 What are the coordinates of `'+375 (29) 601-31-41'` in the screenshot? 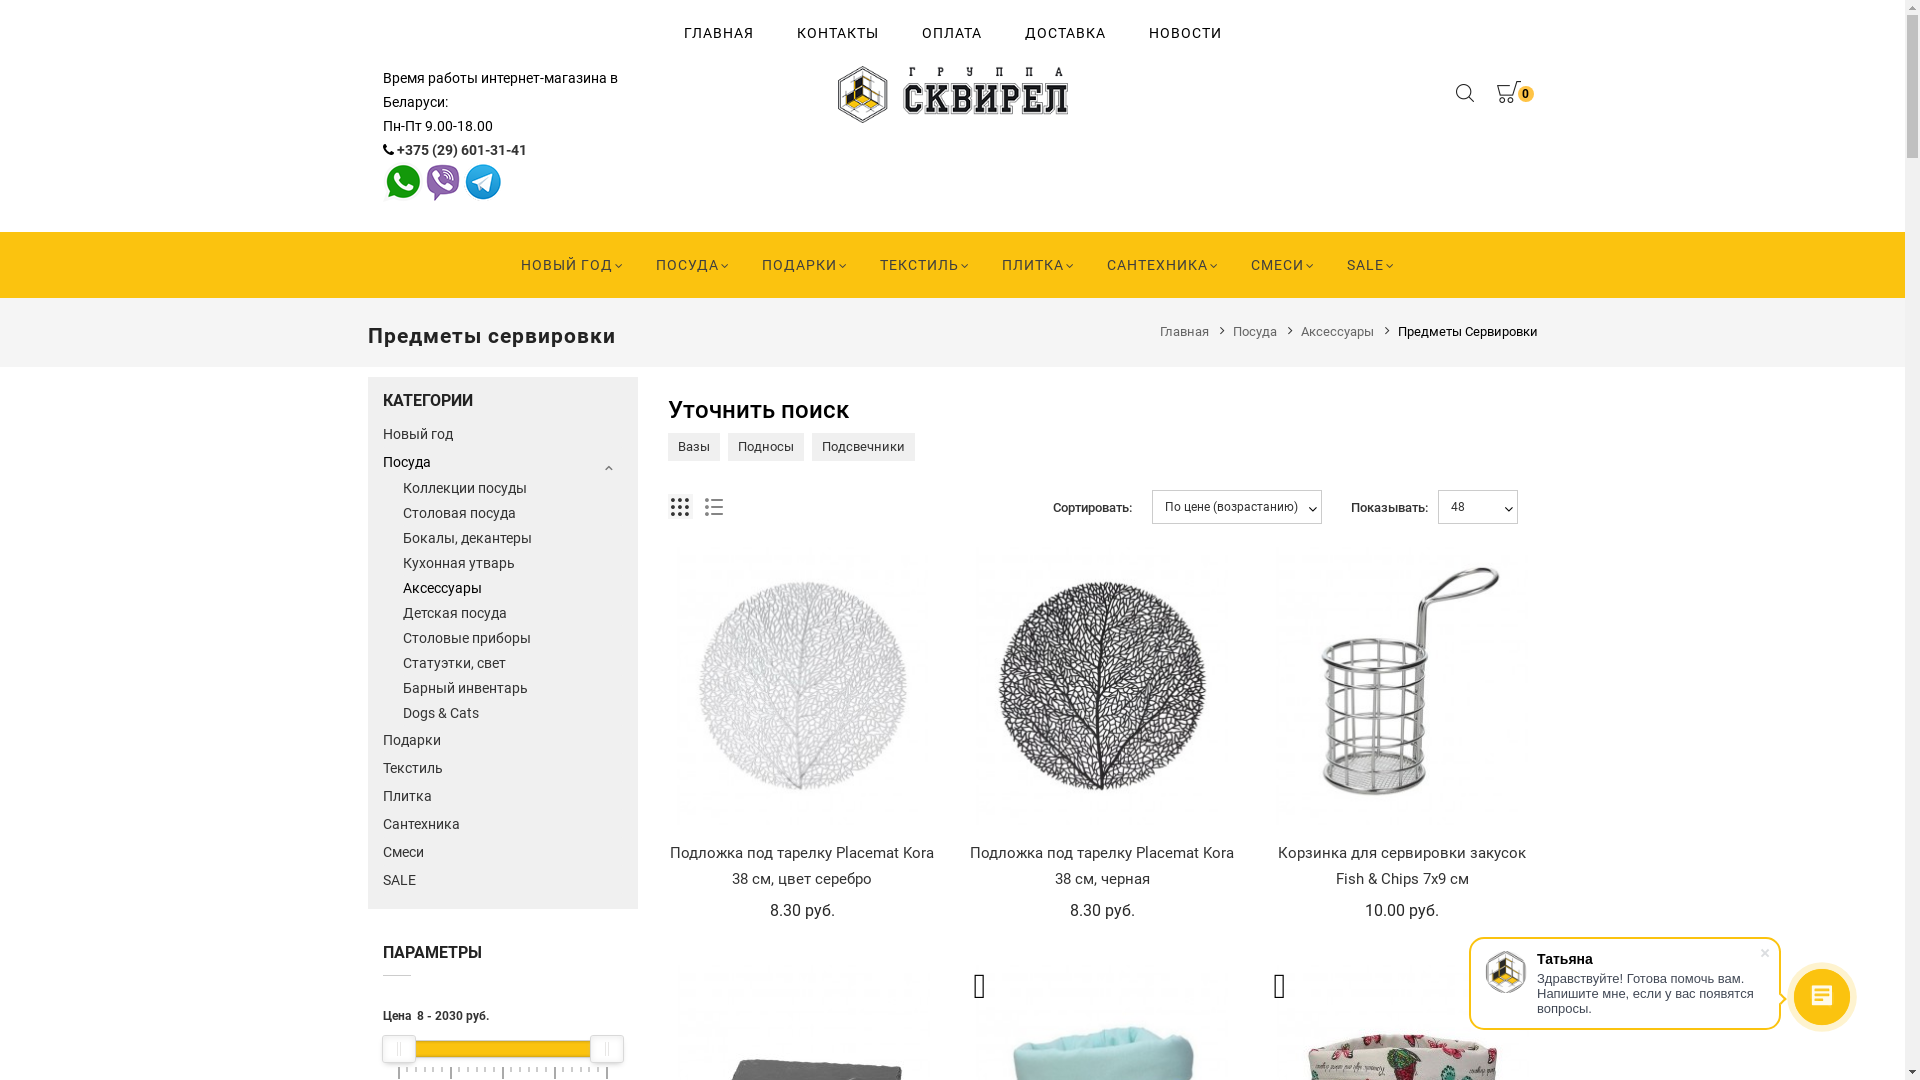 It's located at (395, 149).